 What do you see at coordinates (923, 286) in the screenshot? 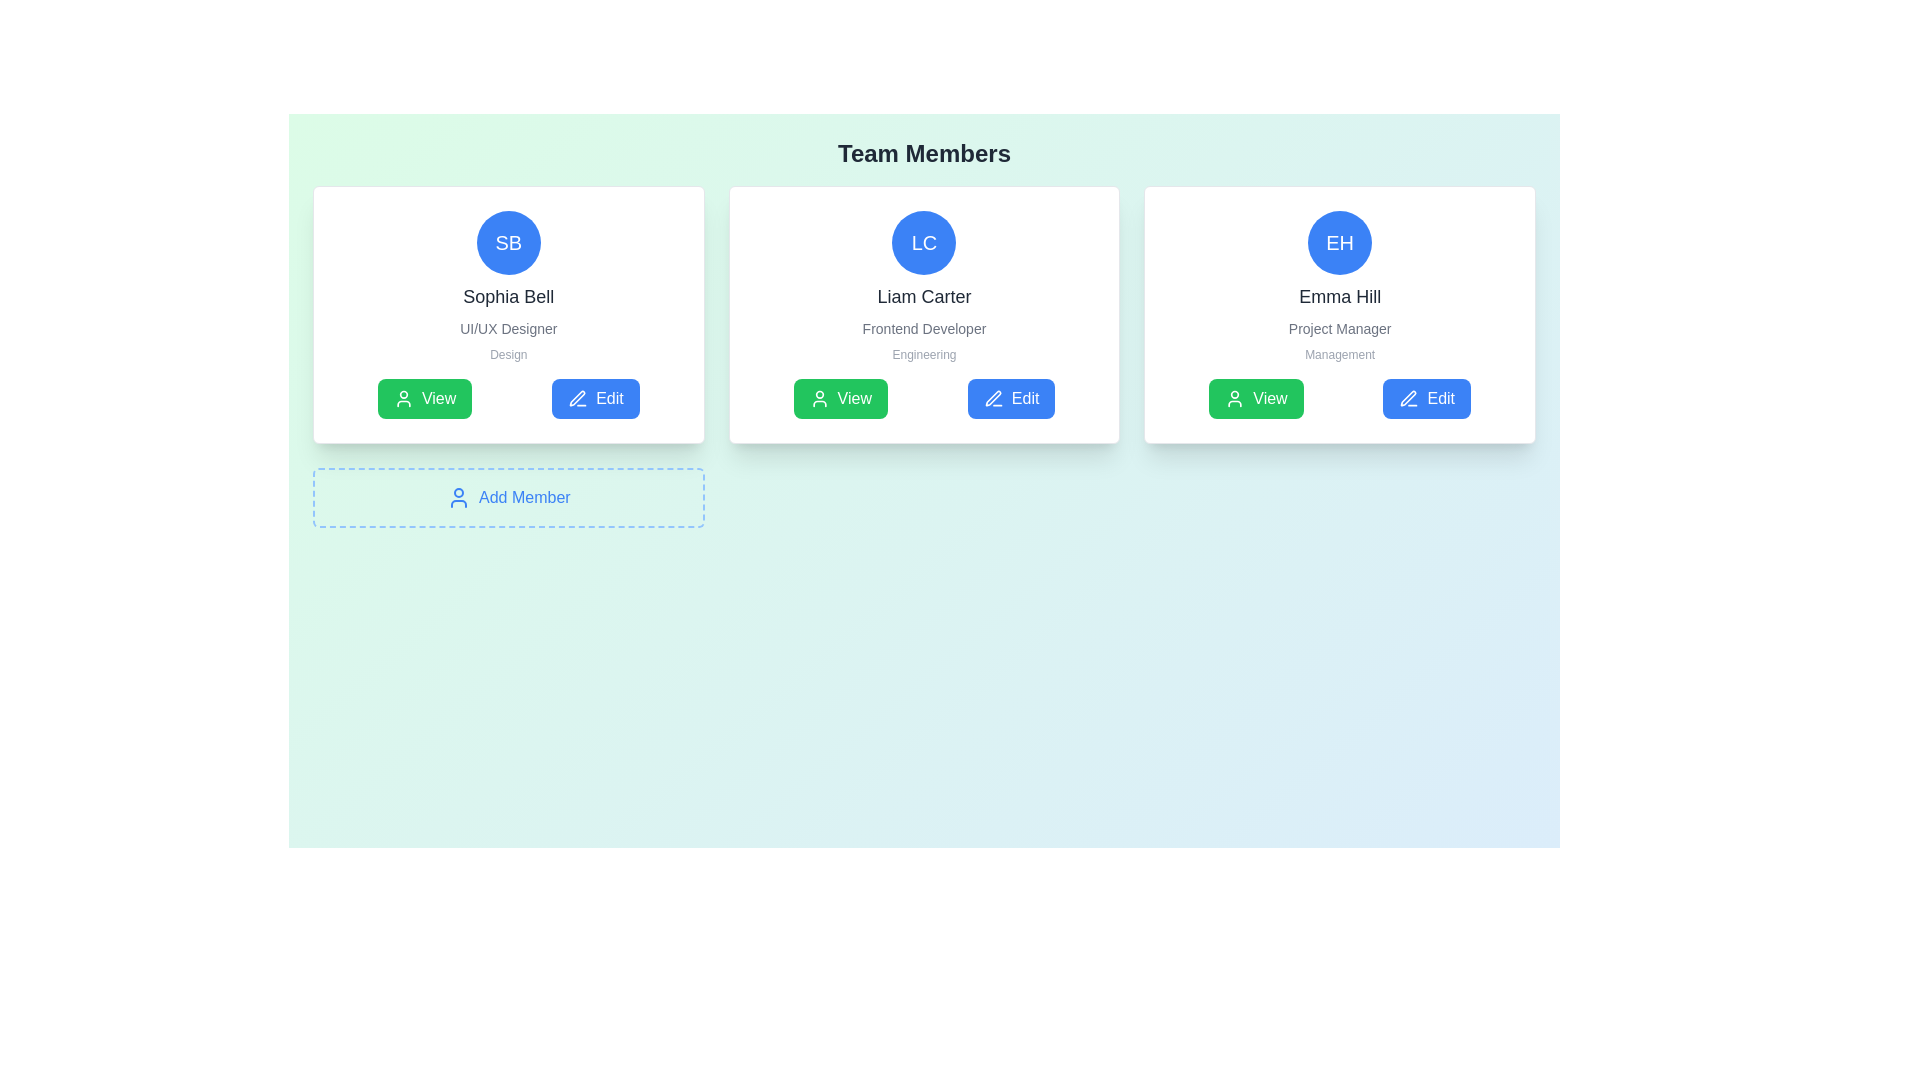
I see `the profile display section which includes the initials 'LC' in a circular badge and the name 'Liam Carter'` at bounding box center [923, 286].